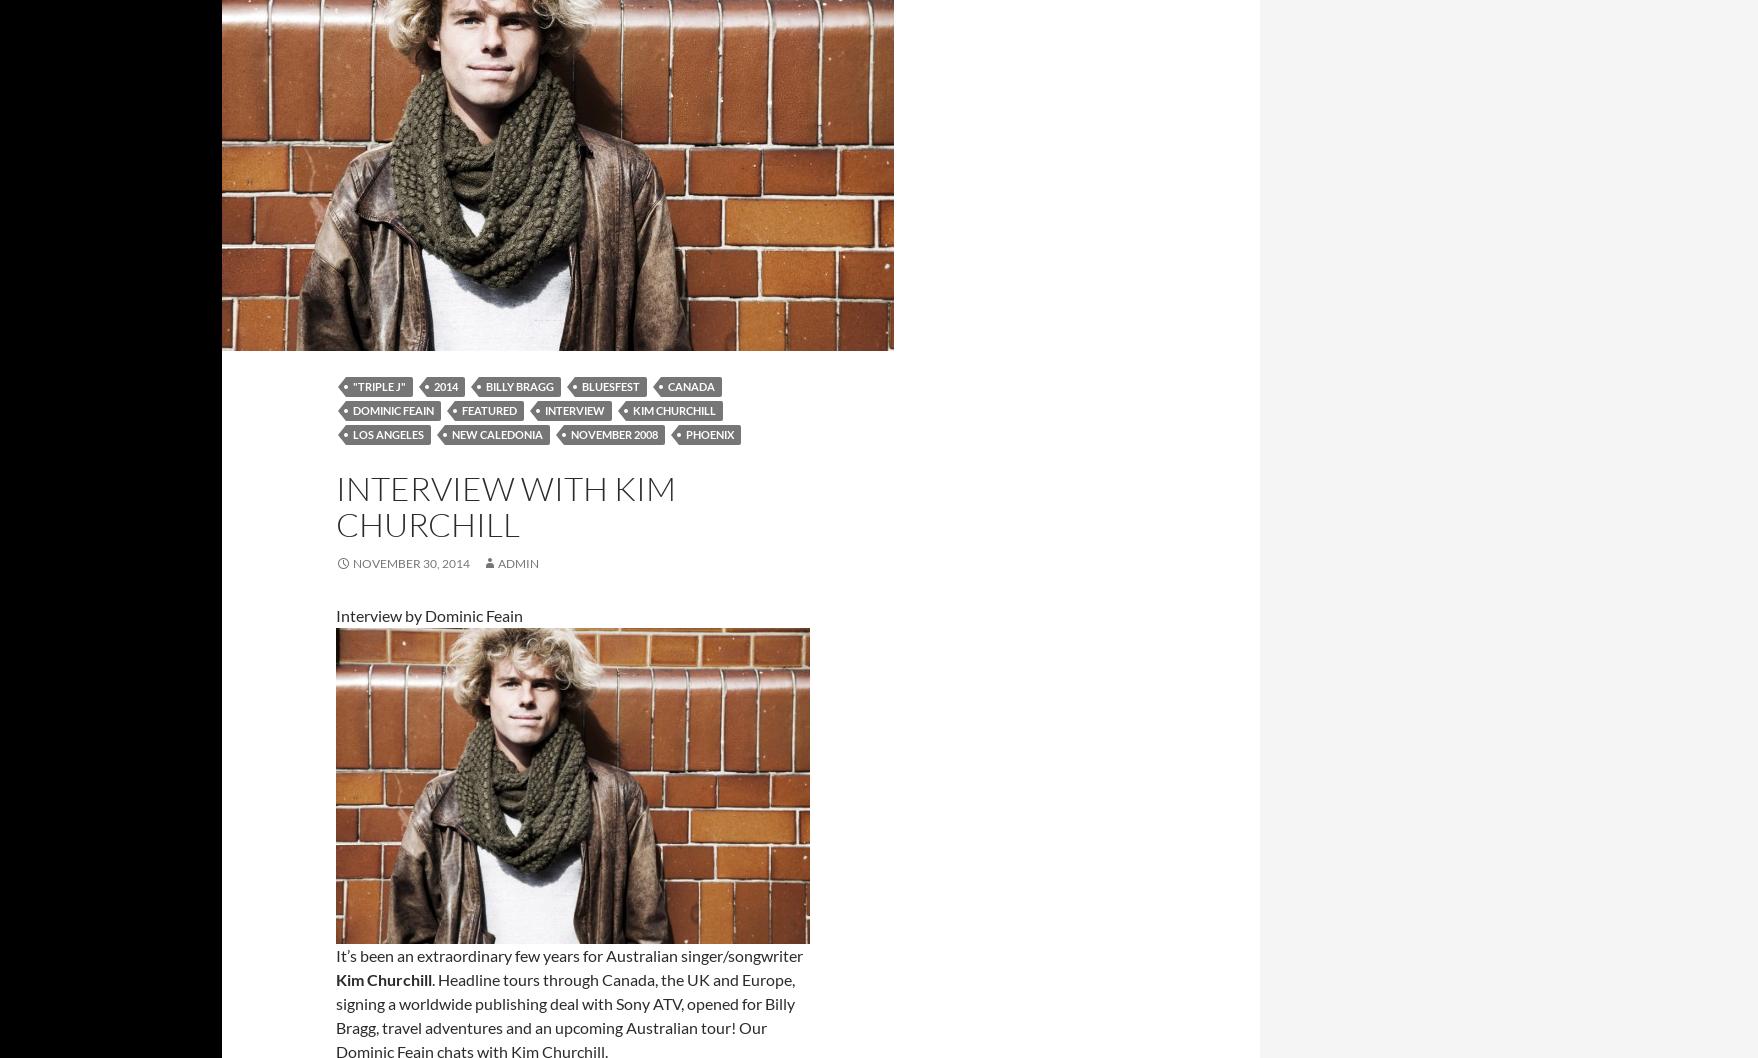 Image resolution: width=1758 pixels, height=1058 pixels. I want to click on 'November 30, 2014', so click(353, 563).